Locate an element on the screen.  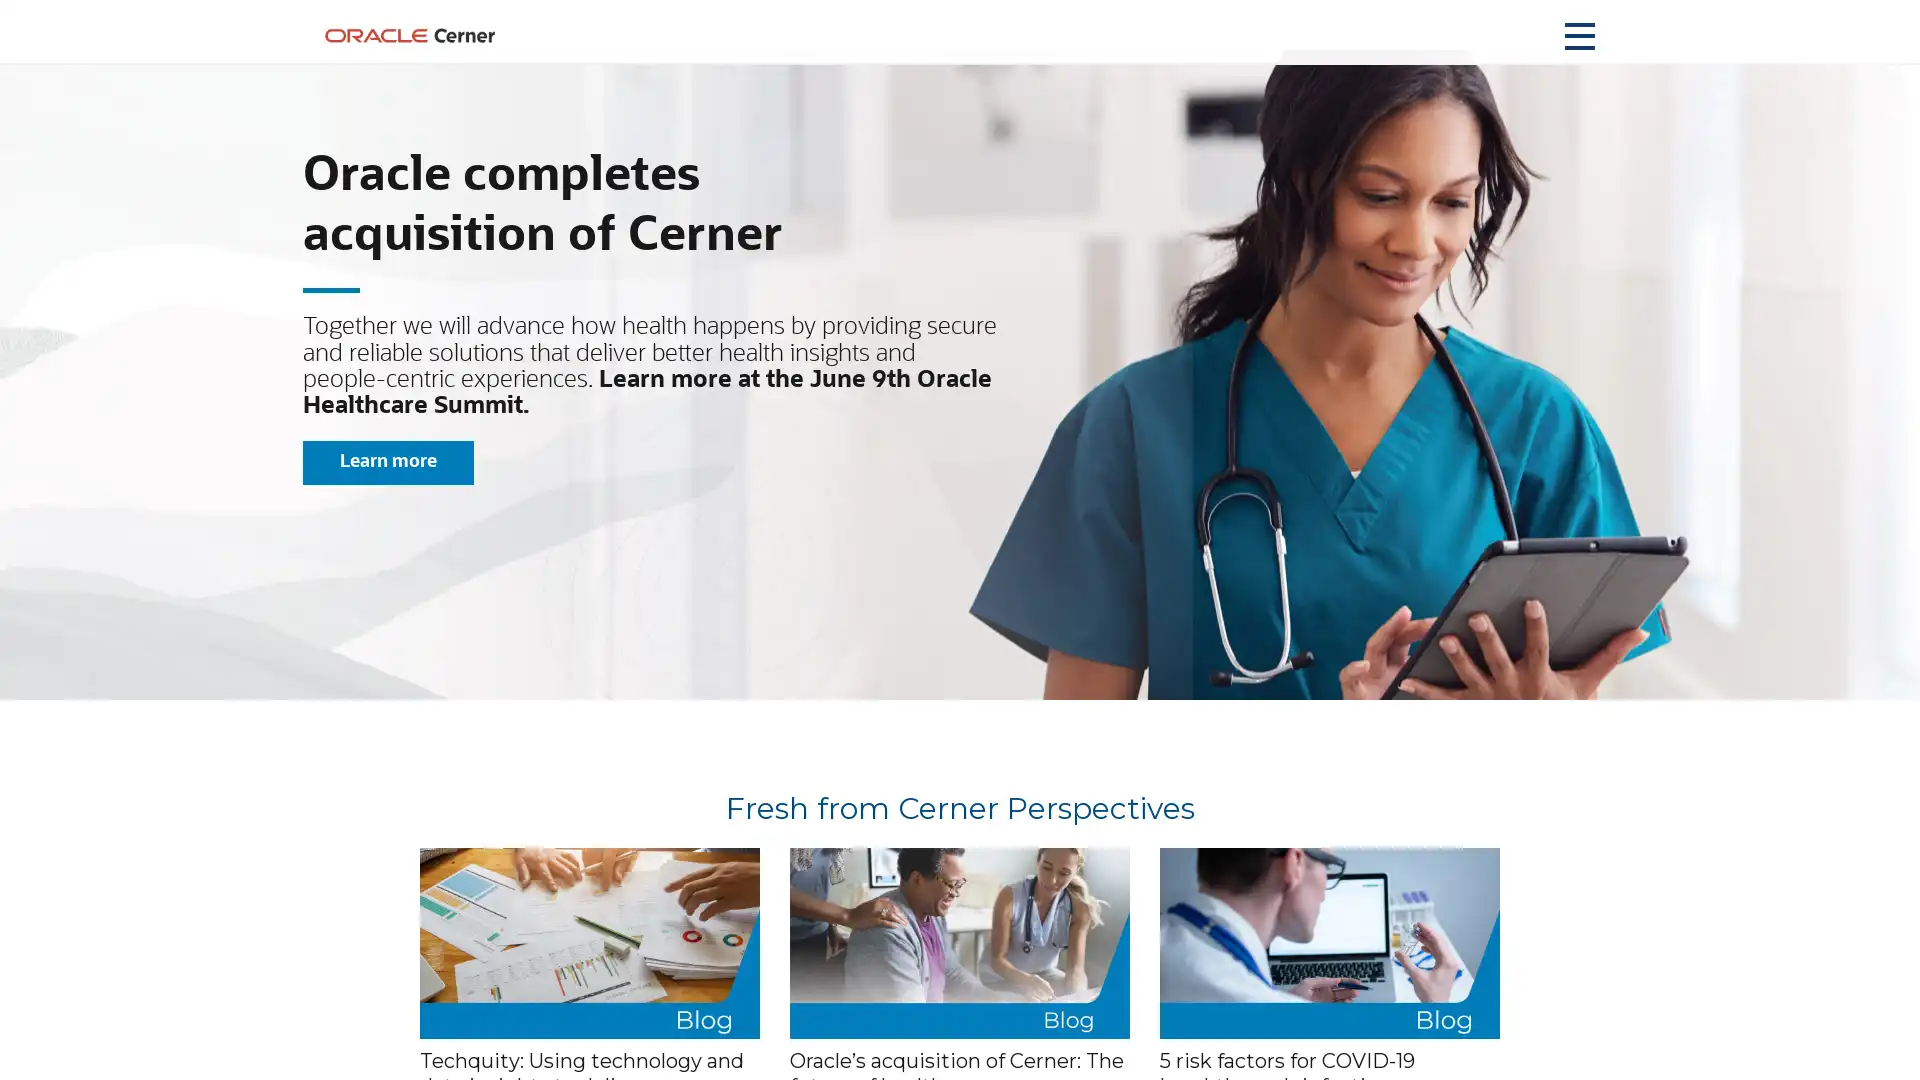
Accept All Cookies is located at coordinates (1550, 1036).